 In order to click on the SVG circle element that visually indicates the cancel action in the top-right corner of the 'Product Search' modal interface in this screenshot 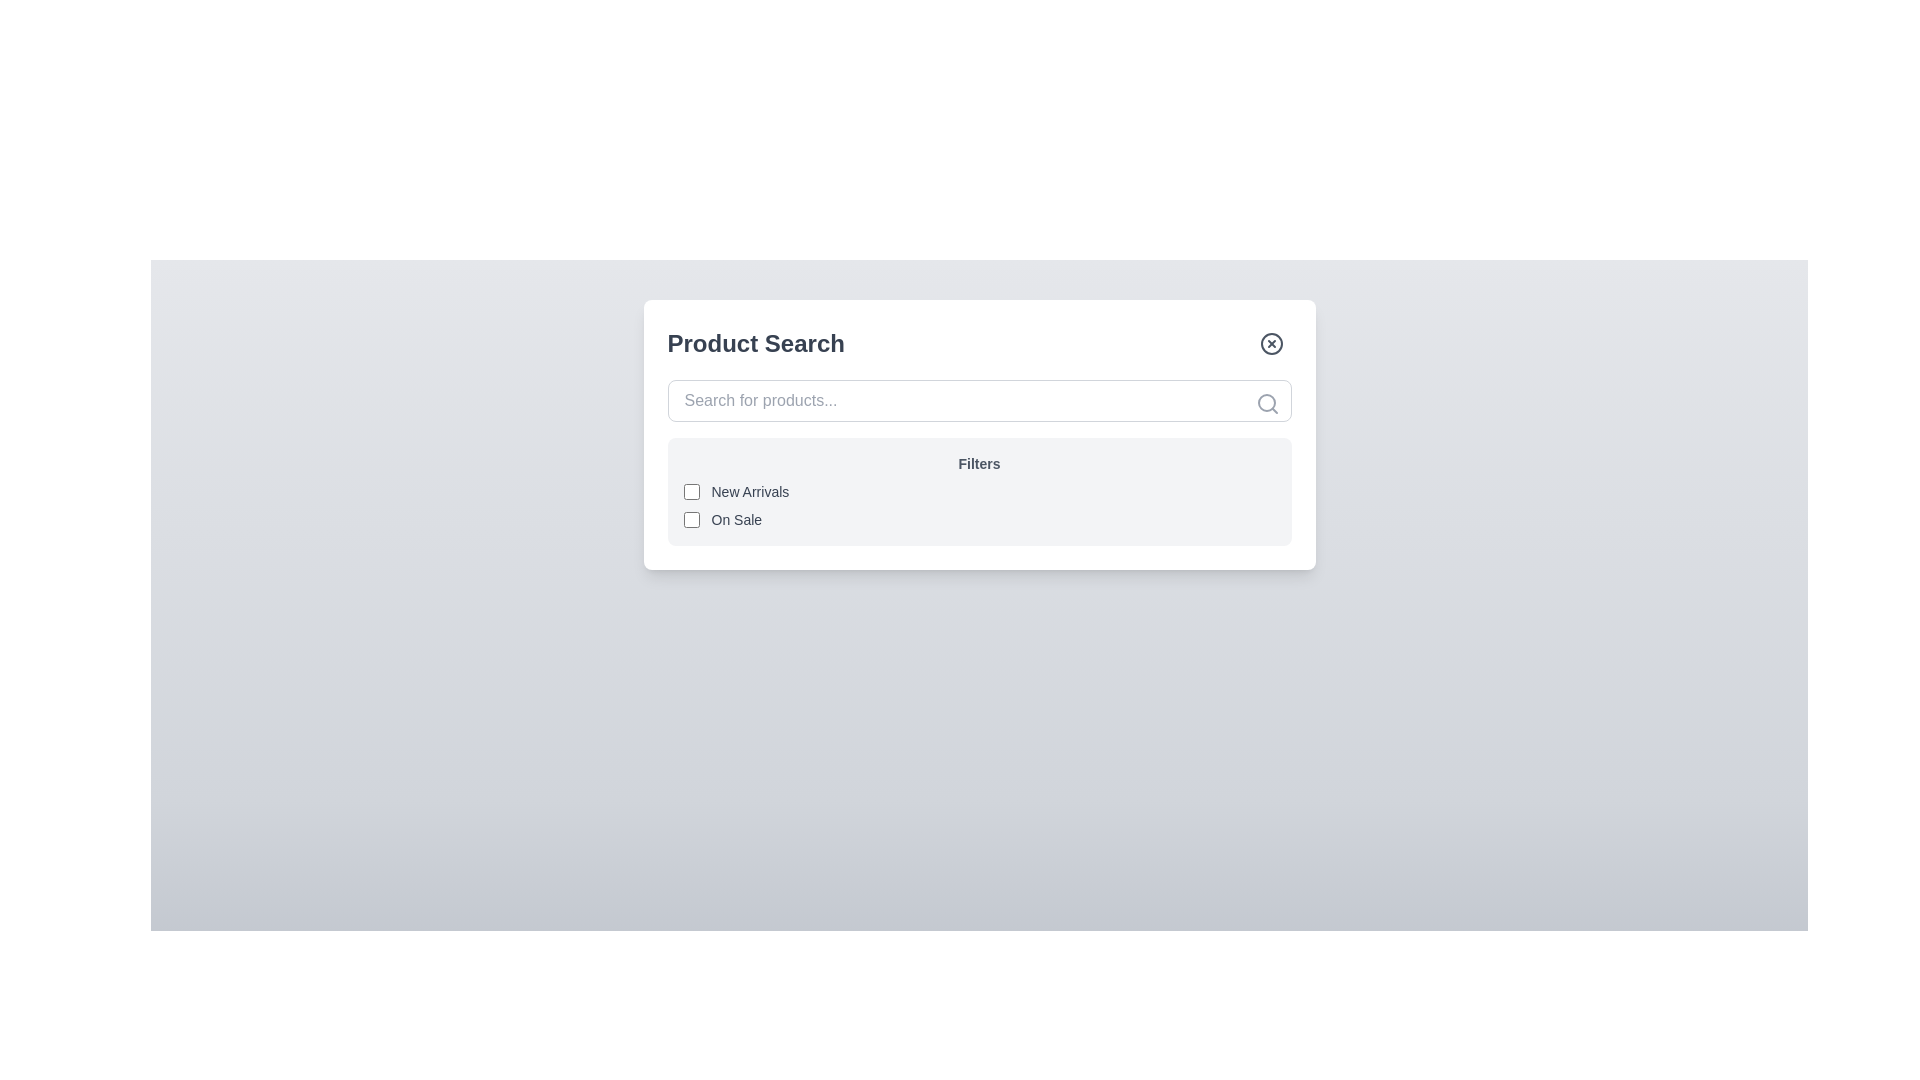, I will do `click(1270, 342)`.